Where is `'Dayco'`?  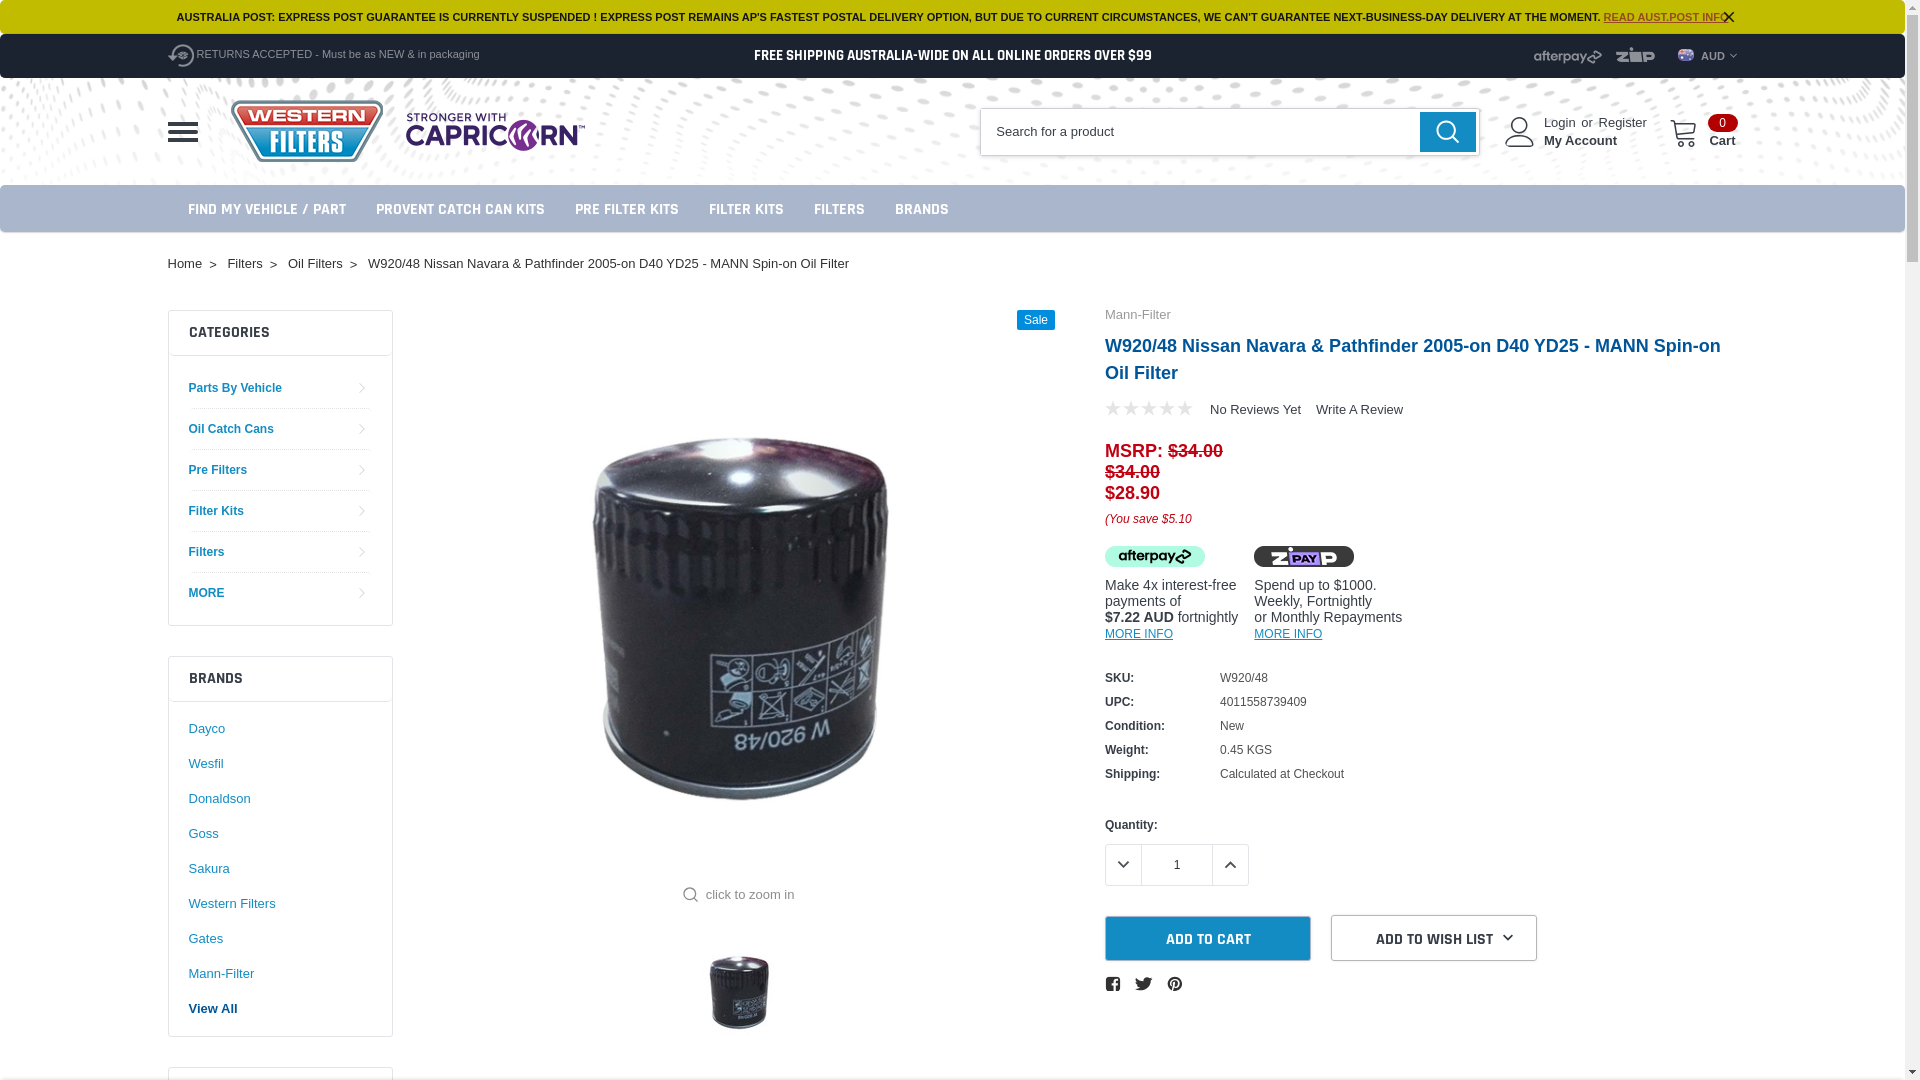
'Dayco' is located at coordinates (187, 729).